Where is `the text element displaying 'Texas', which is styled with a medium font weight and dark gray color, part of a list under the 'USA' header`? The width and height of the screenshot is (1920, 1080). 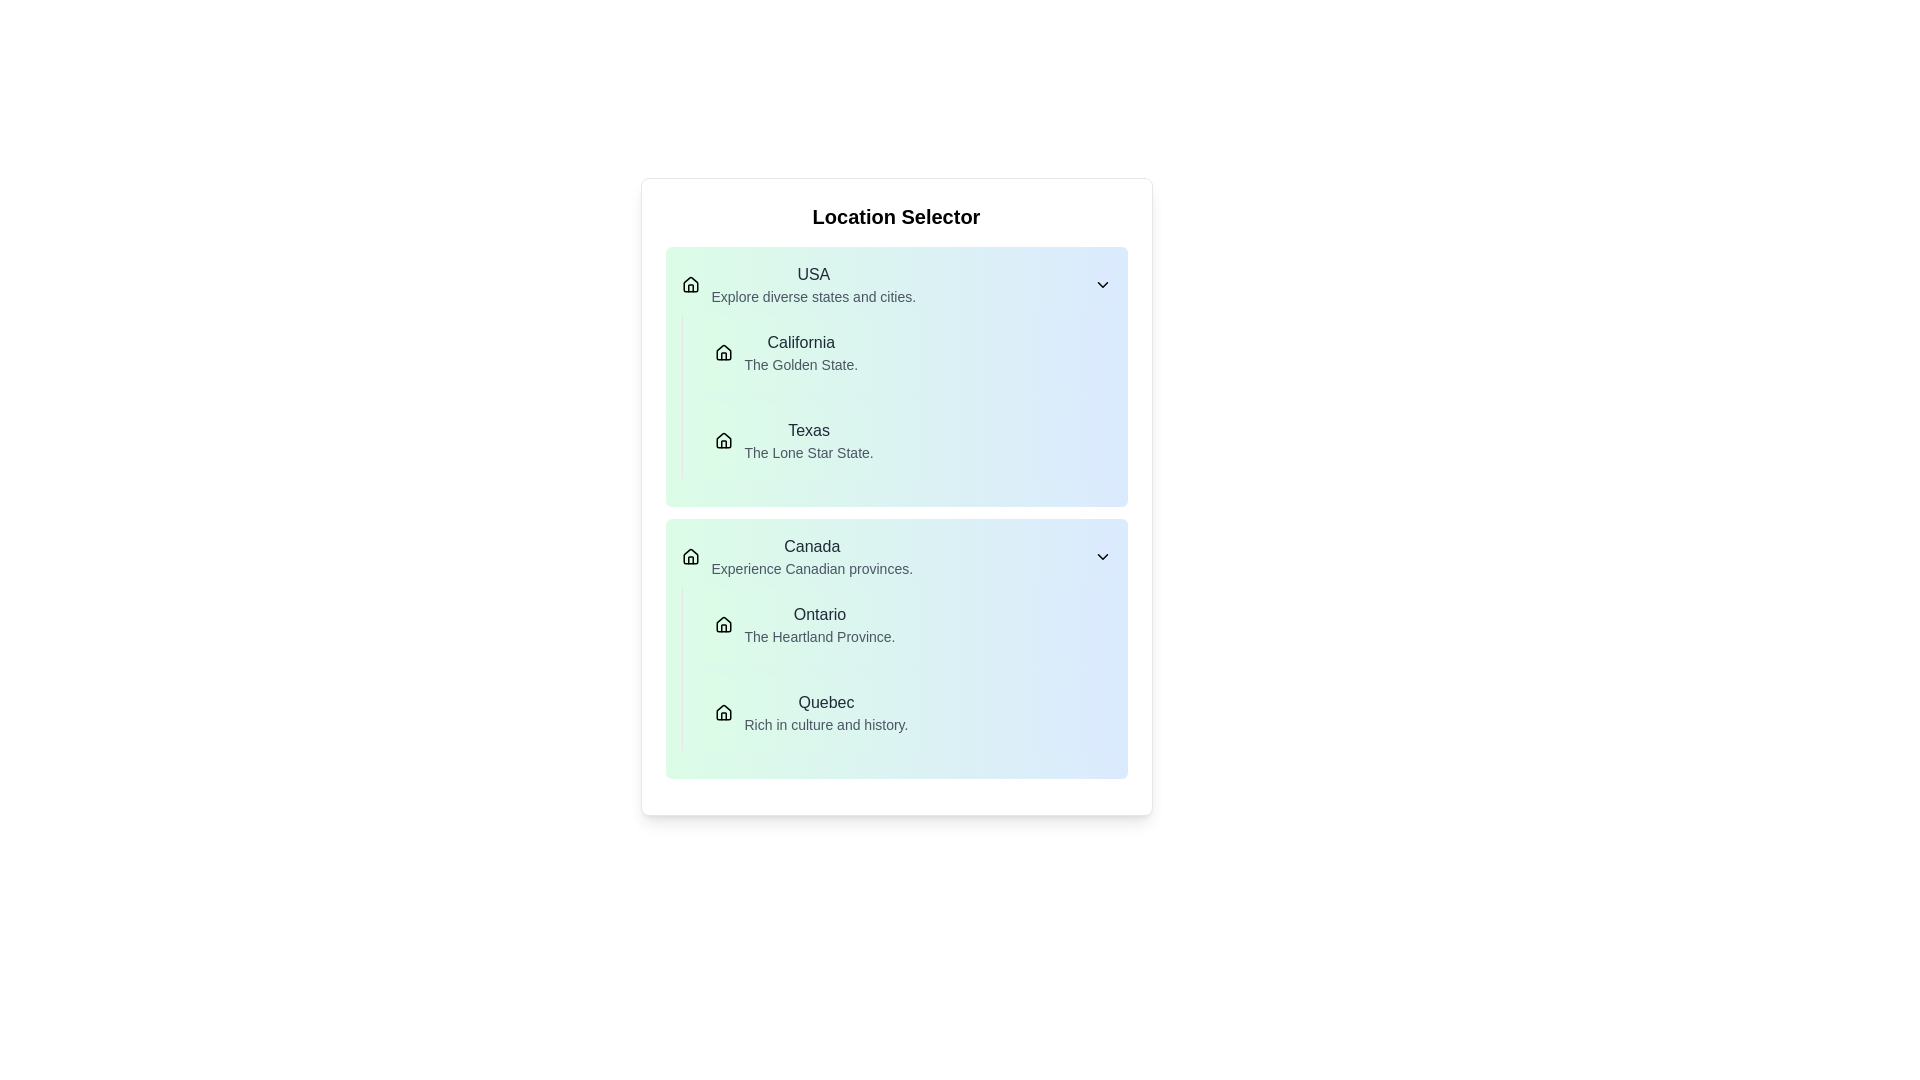 the text element displaying 'Texas', which is styled with a medium font weight and dark gray color, part of a list under the 'USA' header is located at coordinates (809, 430).